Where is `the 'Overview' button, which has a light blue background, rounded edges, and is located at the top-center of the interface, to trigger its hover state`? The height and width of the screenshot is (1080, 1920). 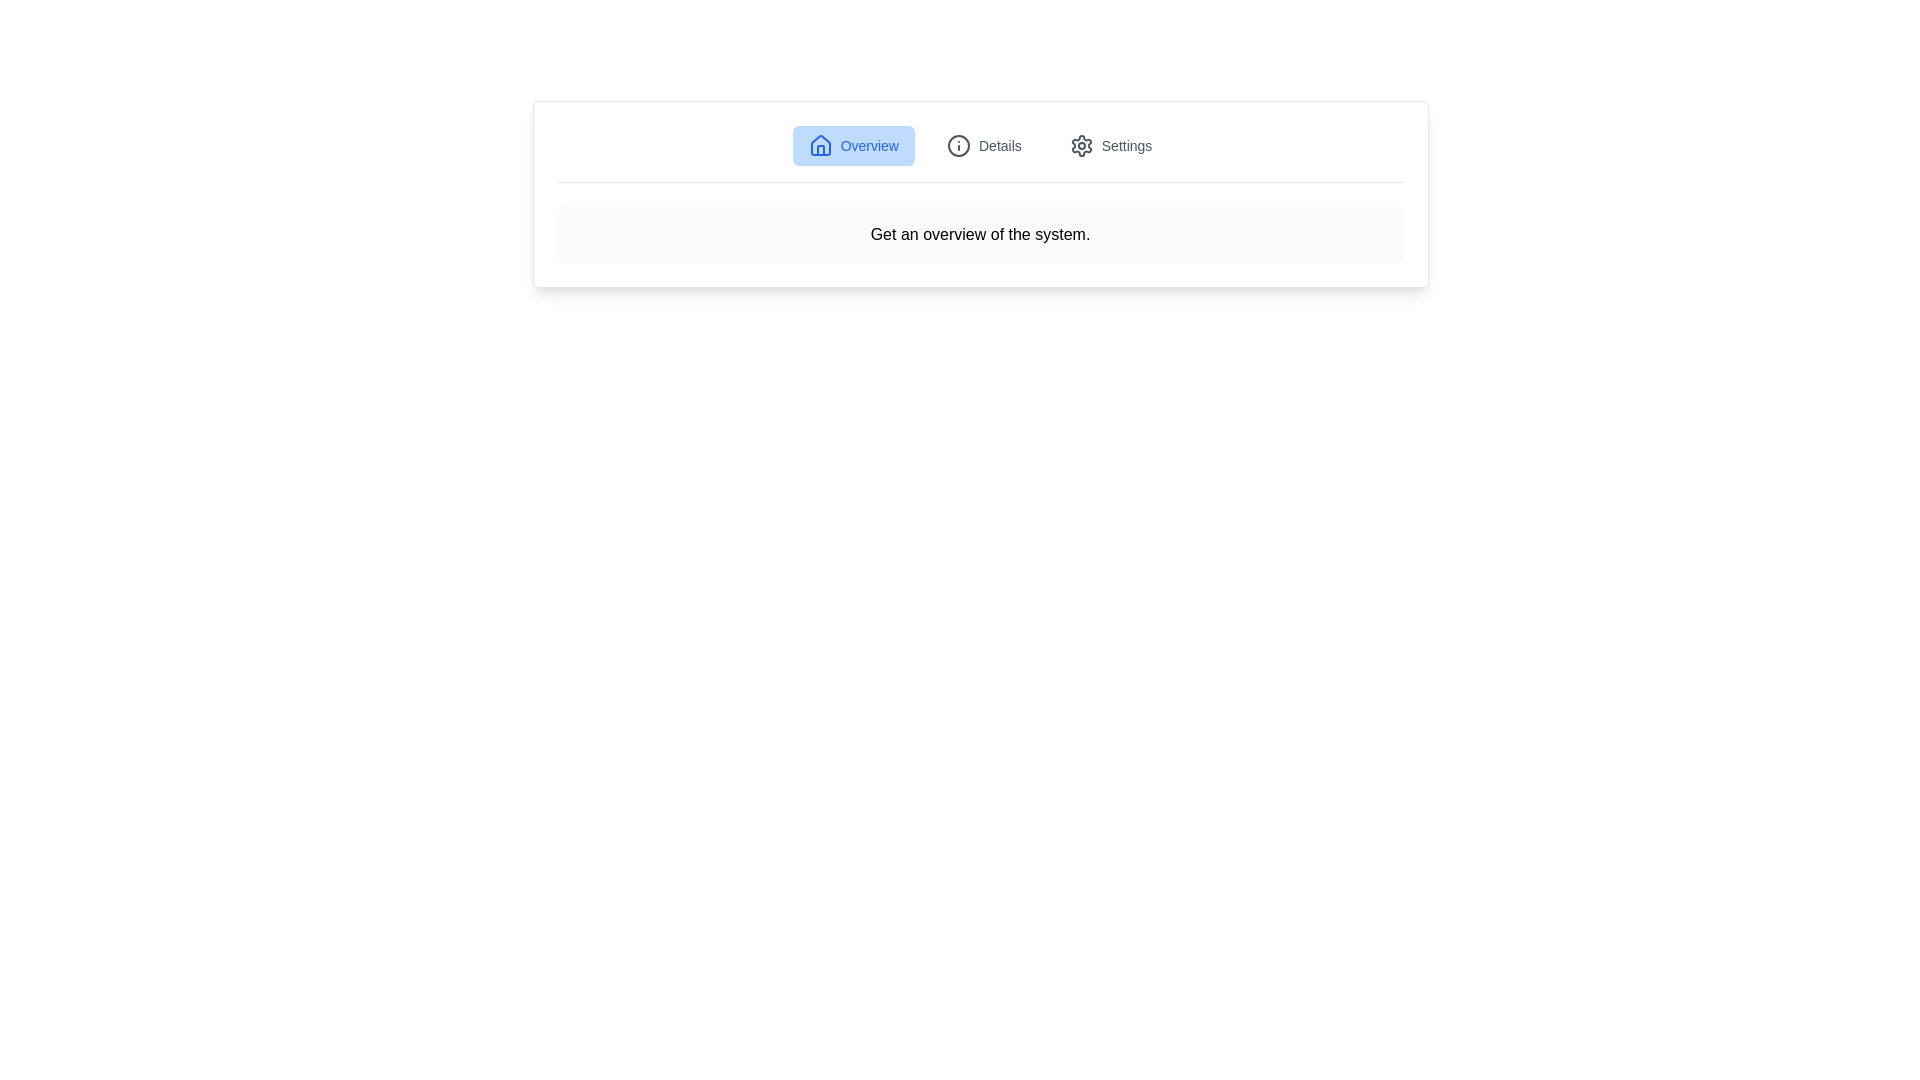 the 'Overview' button, which has a light blue background, rounded edges, and is located at the top-center of the interface, to trigger its hover state is located at coordinates (853, 145).